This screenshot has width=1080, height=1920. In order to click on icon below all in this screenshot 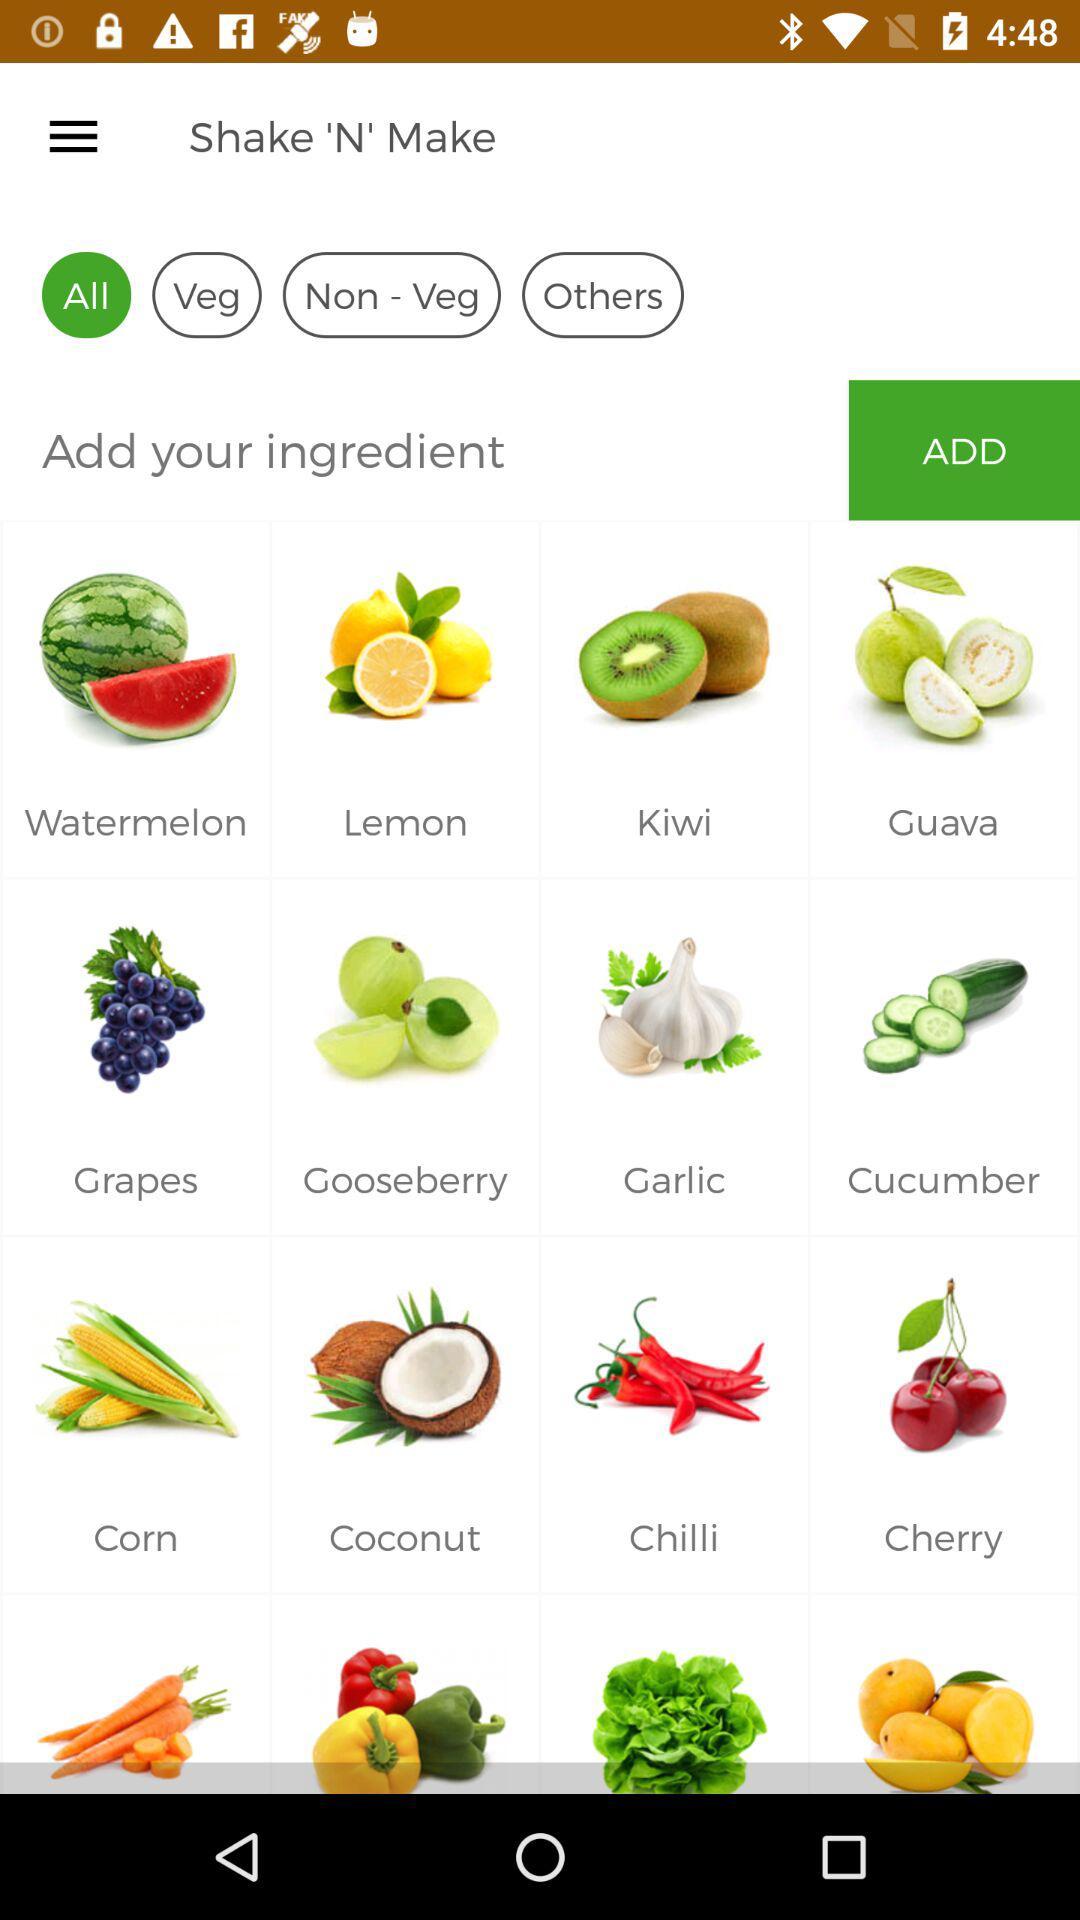, I will do `click(423, 449)`.